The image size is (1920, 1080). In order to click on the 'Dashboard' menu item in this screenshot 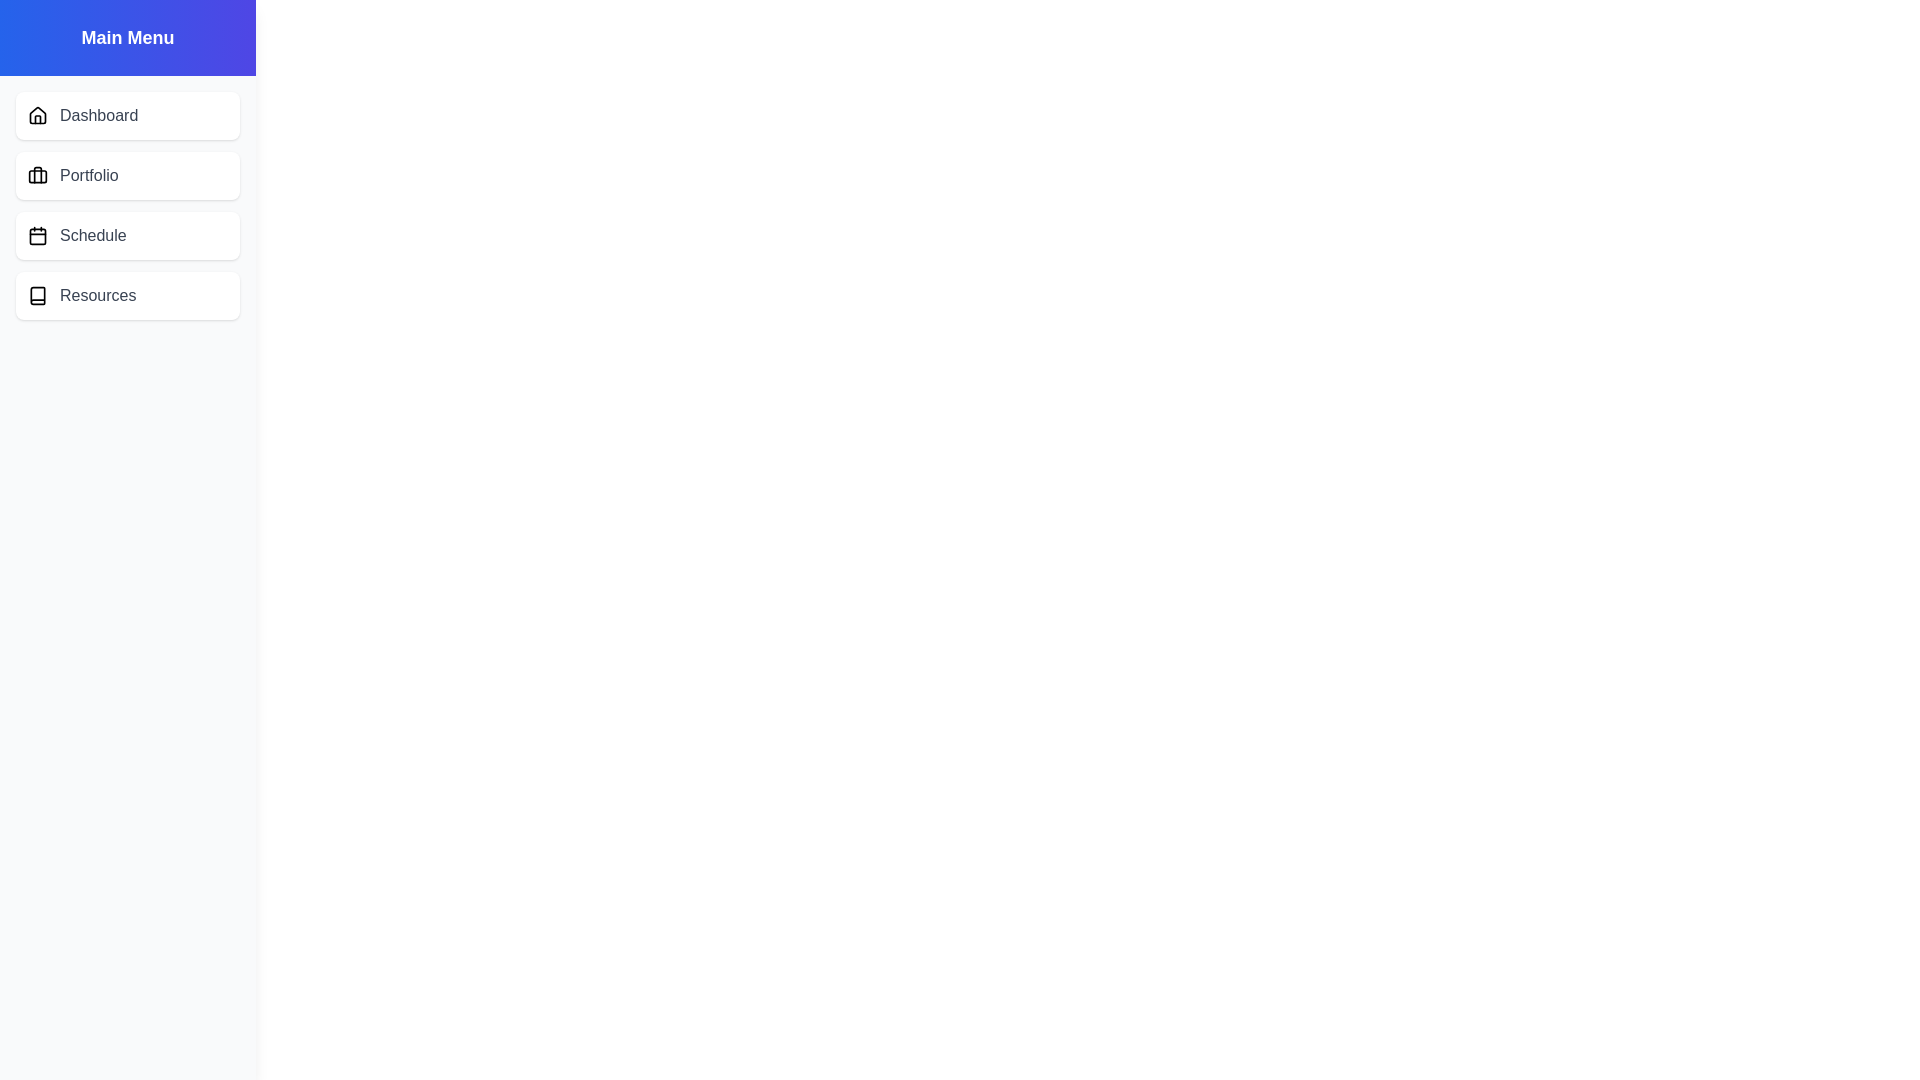, I will do `click(127, 115)`.